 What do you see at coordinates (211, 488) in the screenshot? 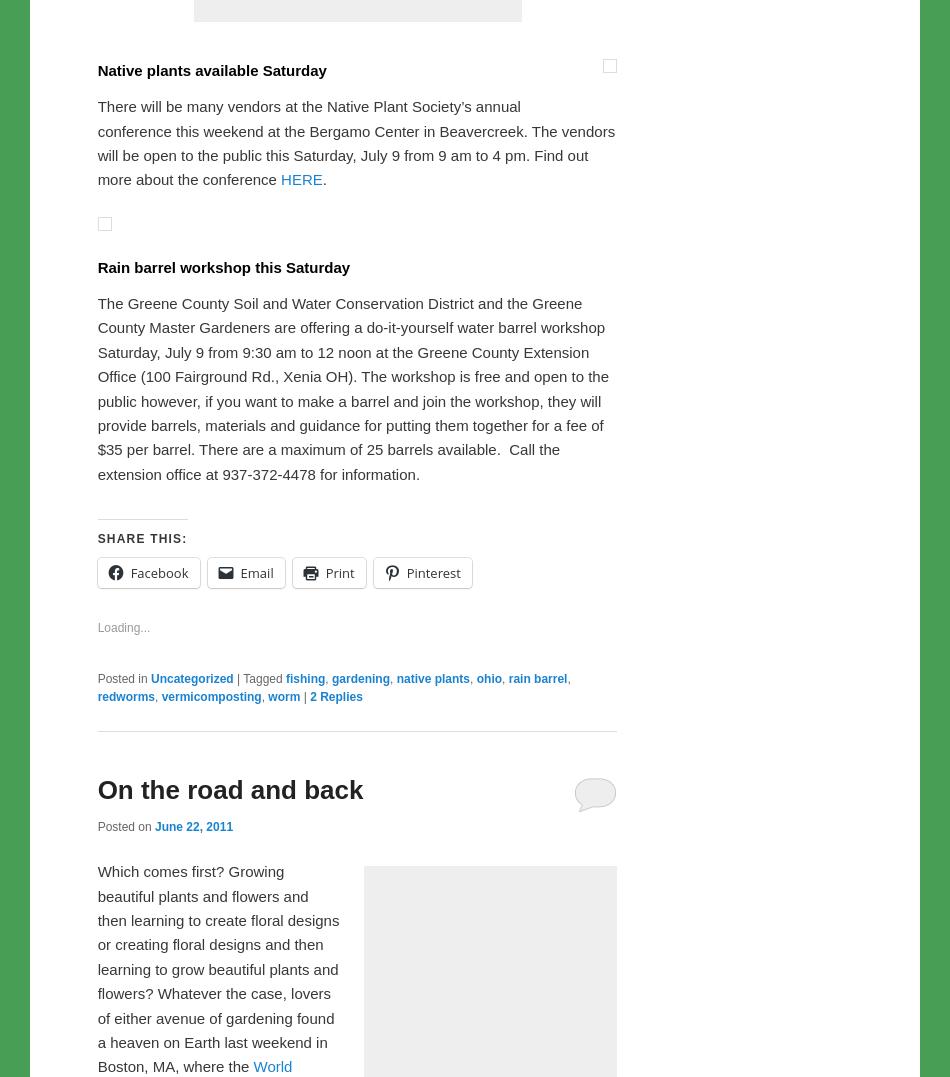
I see `'Native plants available Saturday'` at bounding box center [211, 488].